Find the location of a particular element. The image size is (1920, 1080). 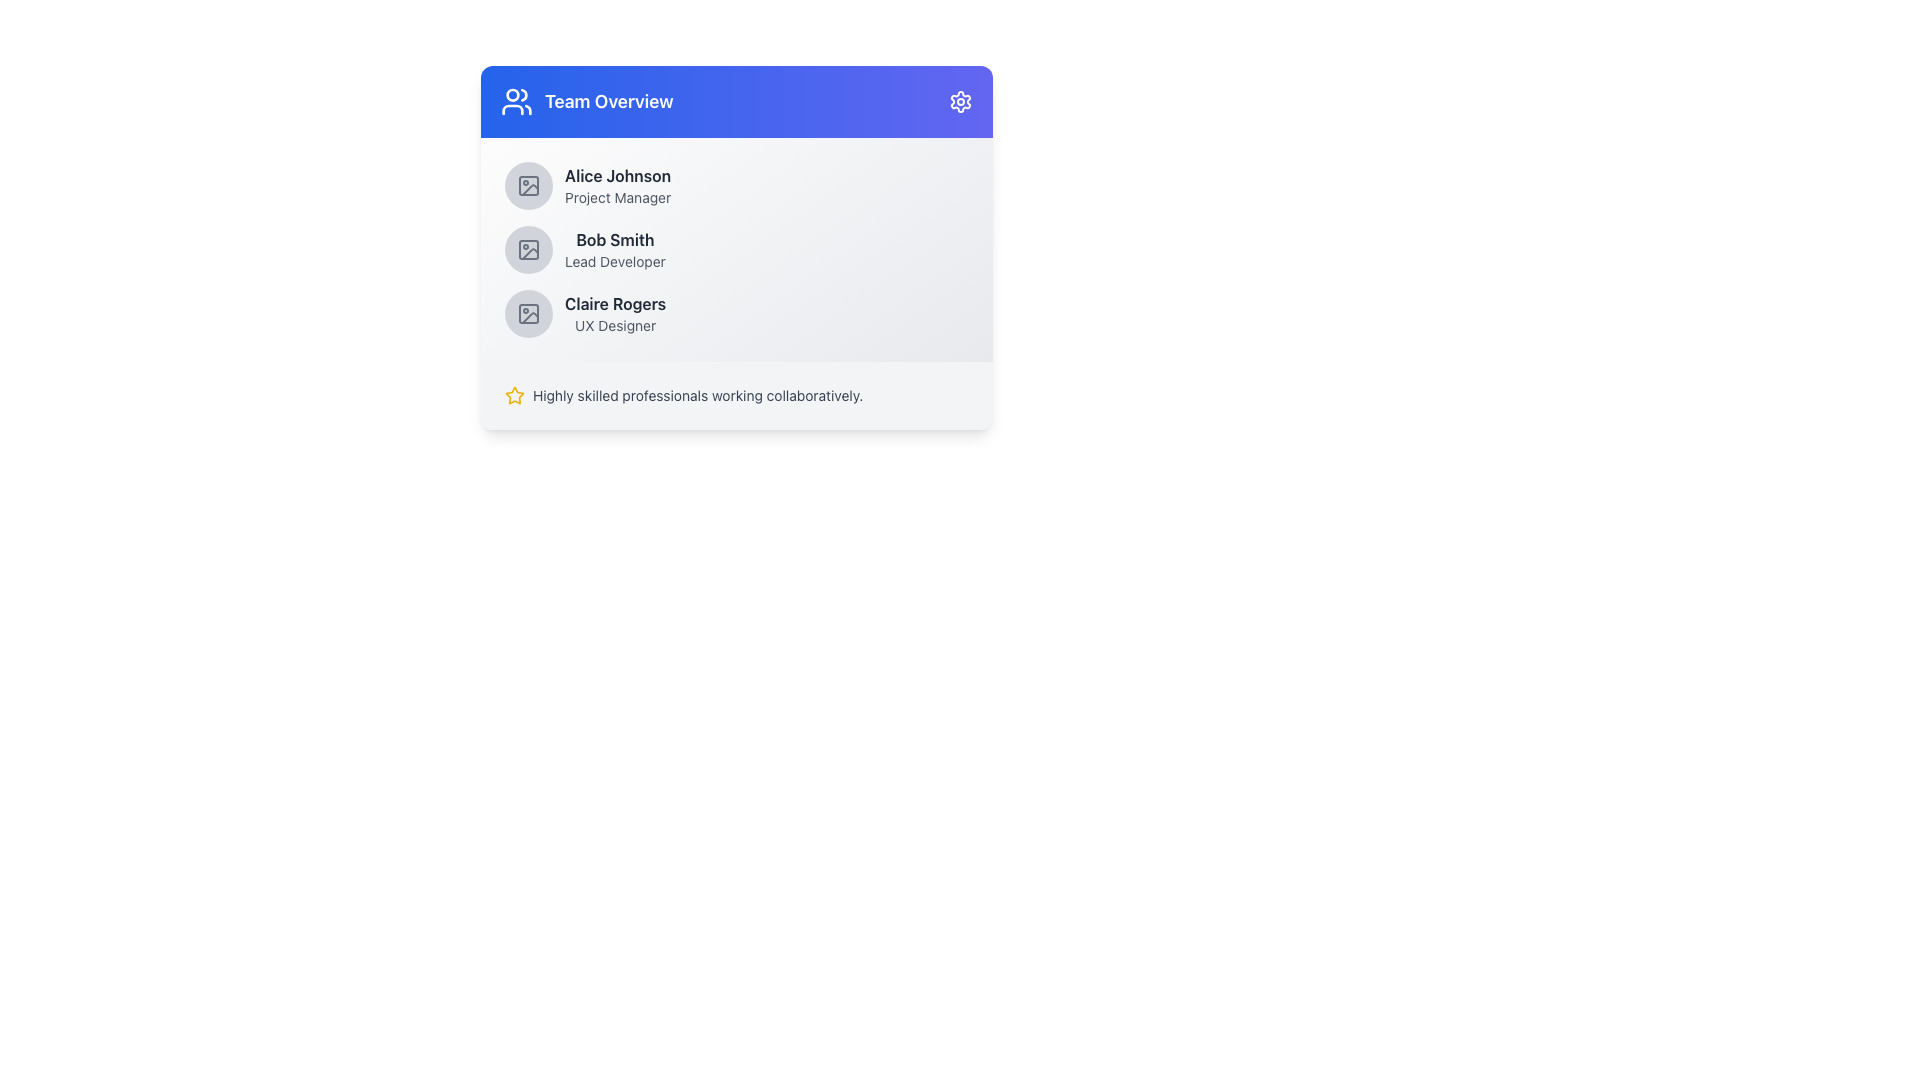

information displayed in the text block showcasing the name and occupation of the third team member in the team overview card is located at coordinates (614, 313).